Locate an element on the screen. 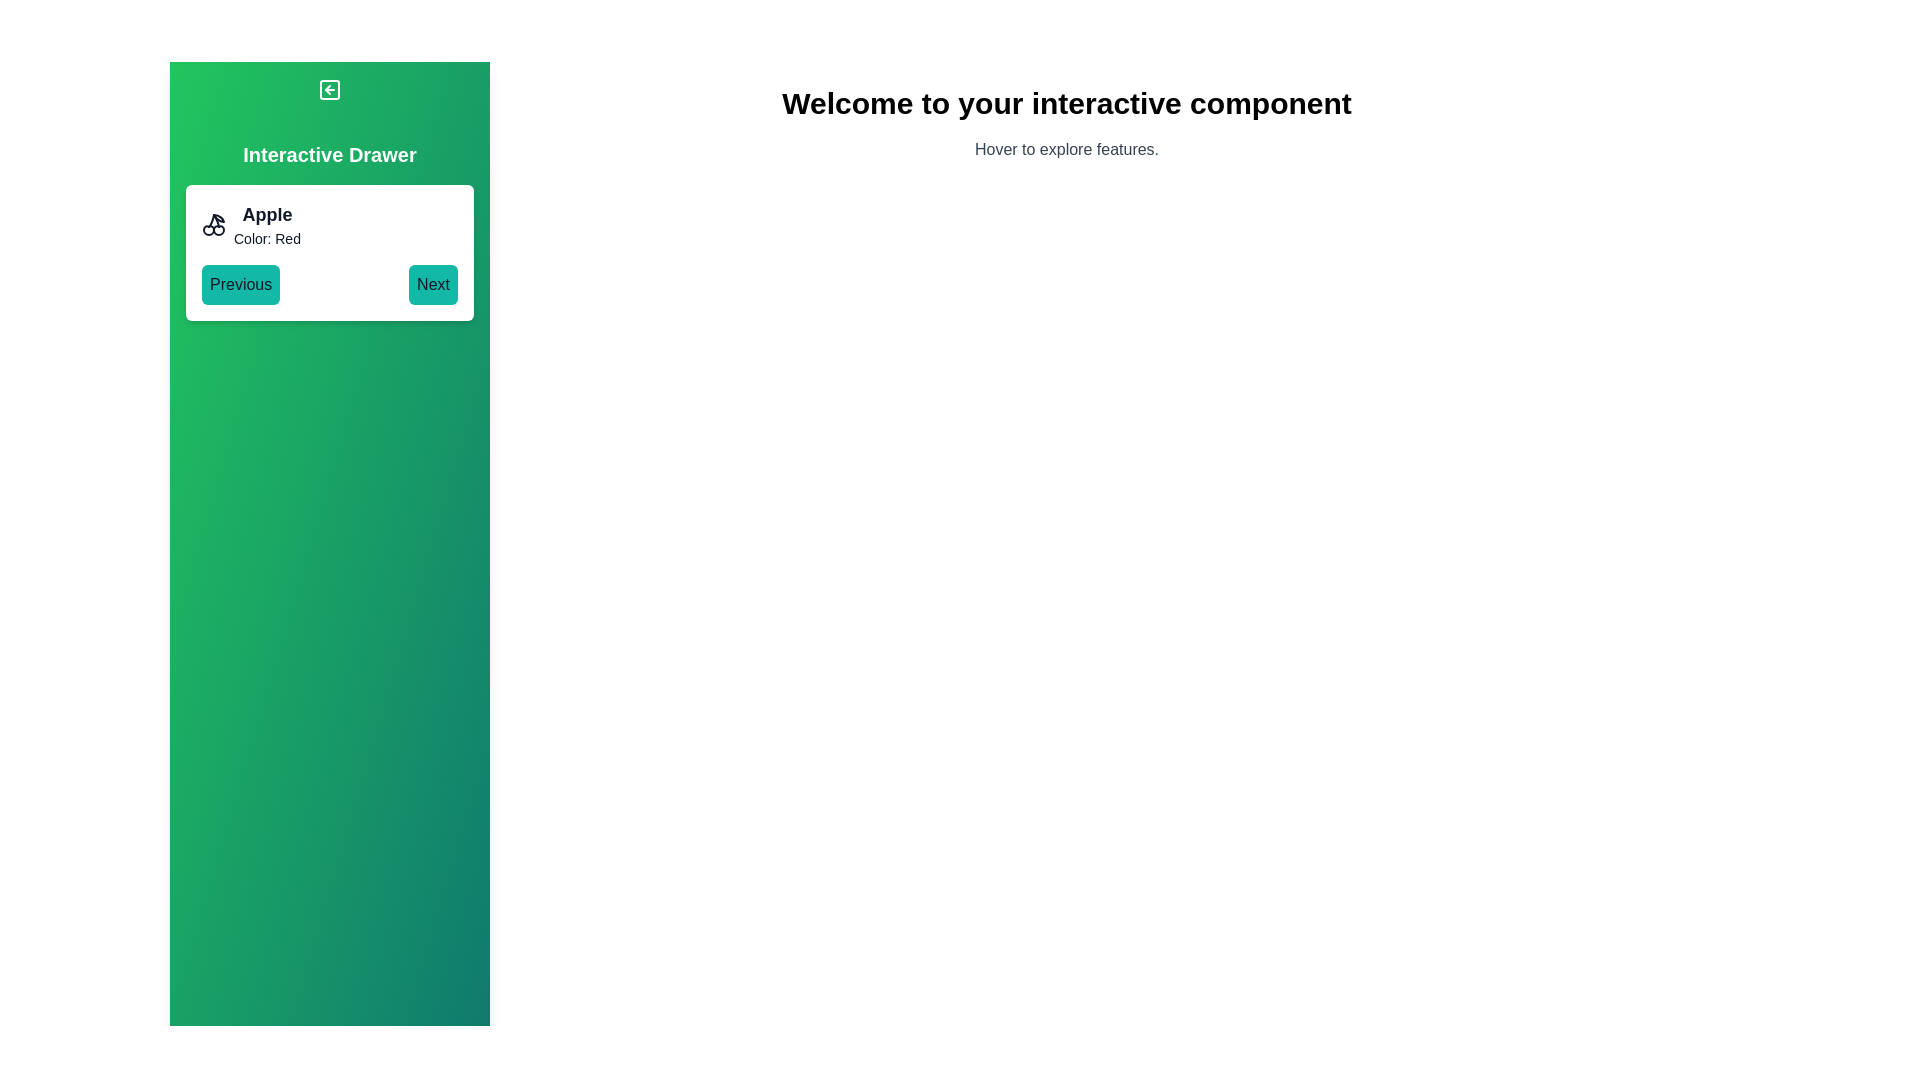 This screenshot has height=1080, width=1920. the 'Next' button to navigate to the next item in the carousel is located at coordinates (432, 285).